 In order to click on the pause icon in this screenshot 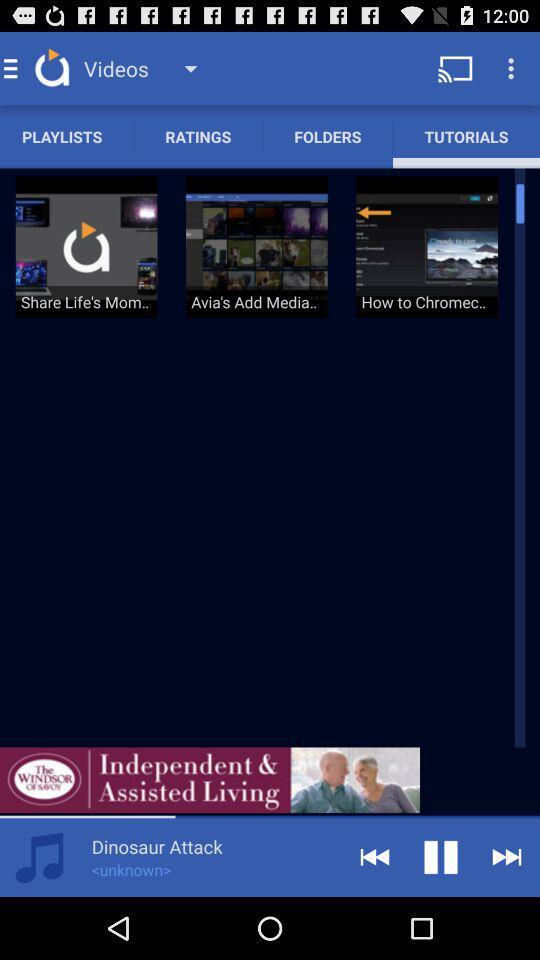, I will do `click(441, 917)`.